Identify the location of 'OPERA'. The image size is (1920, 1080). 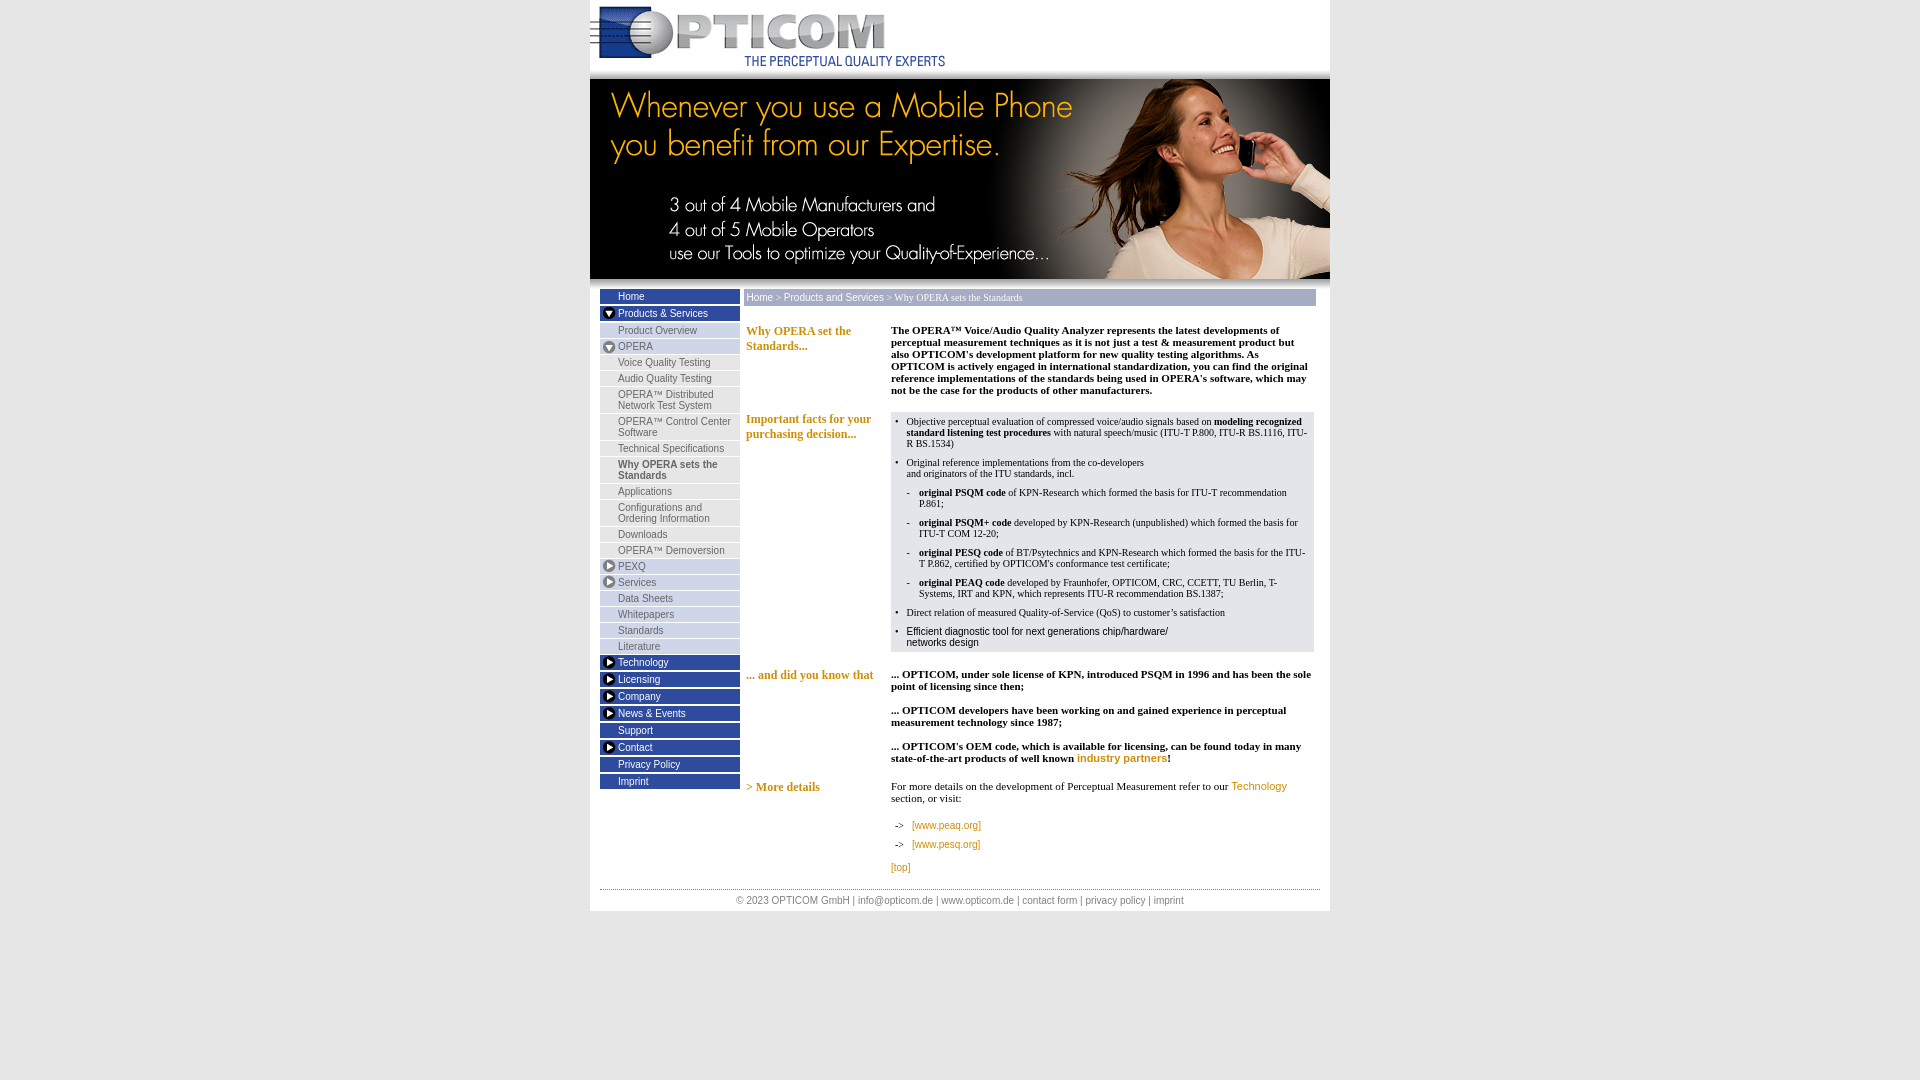
(634, 345).